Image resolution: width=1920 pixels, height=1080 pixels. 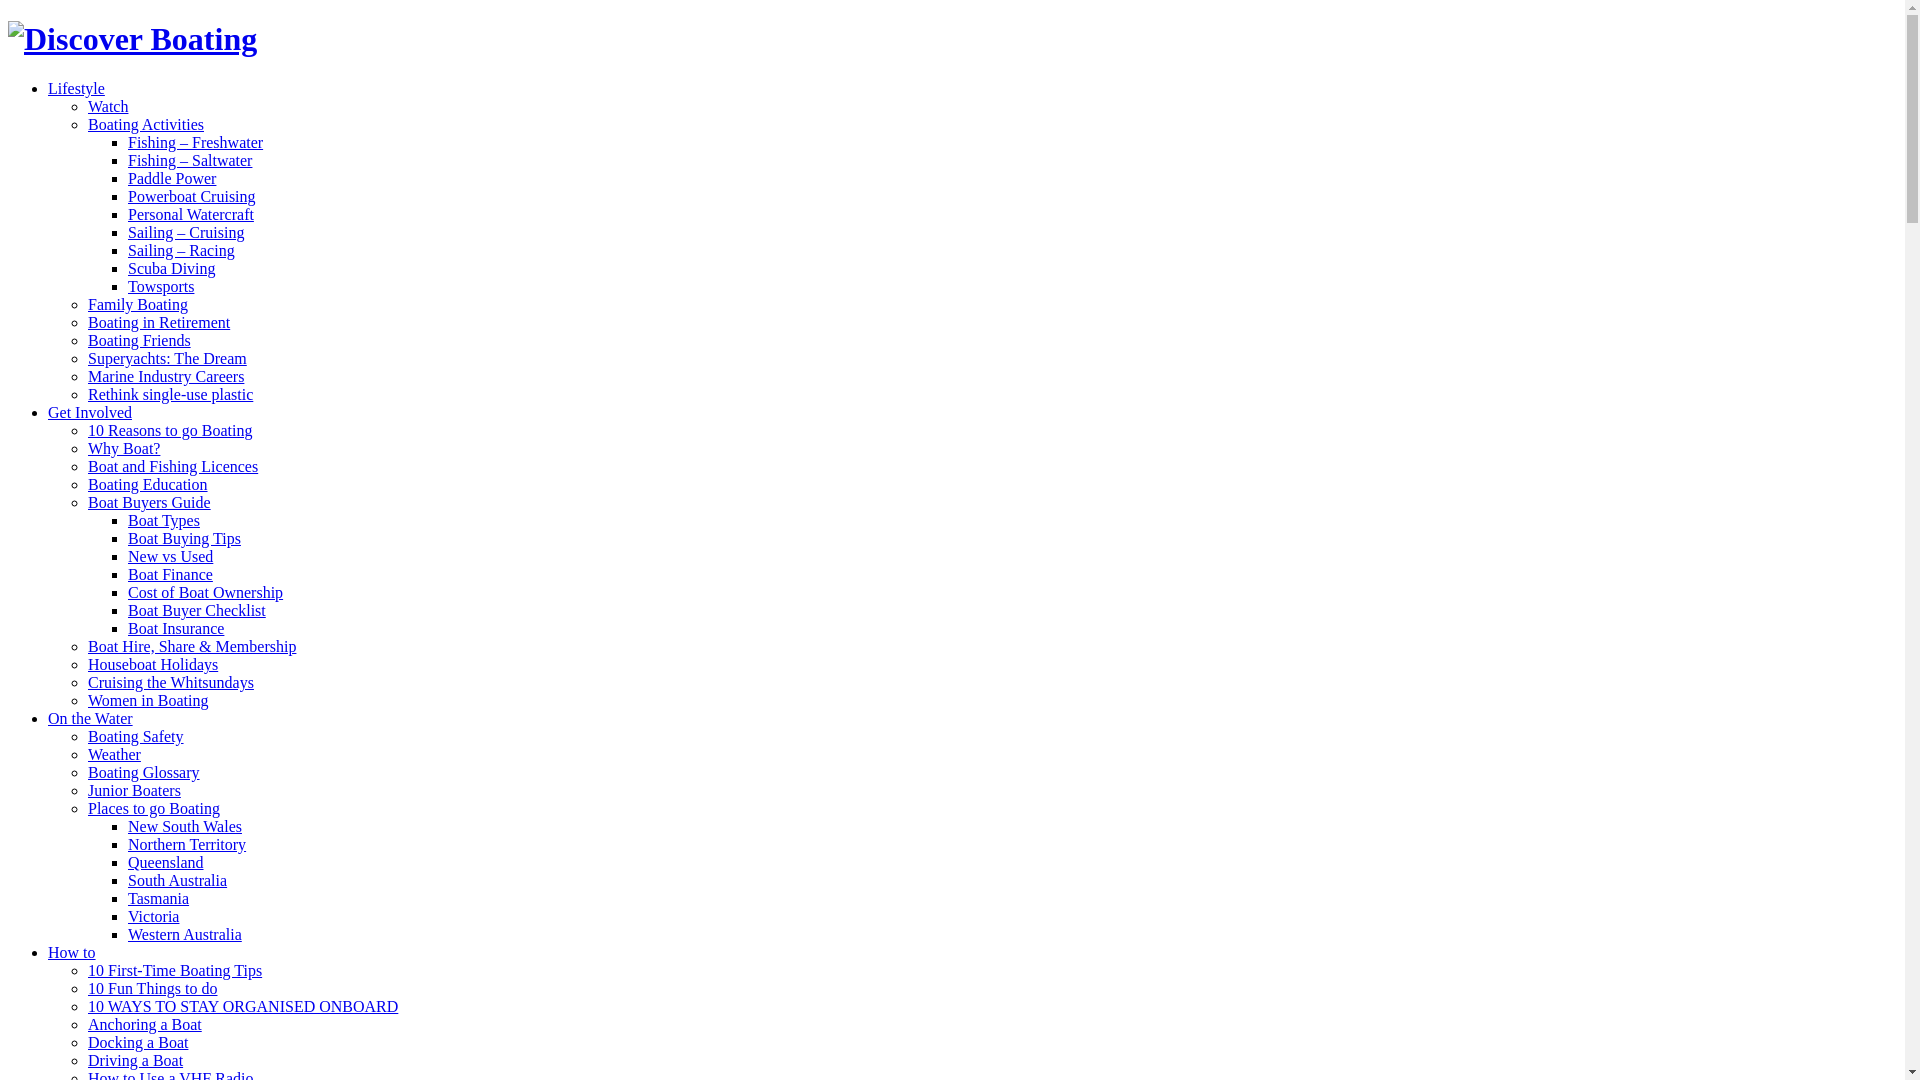 What do you see at coordinates (86, 646) in the screenshot?
I see `'Boat Hire, Share & Membership'` at bounding box center [86, 646].